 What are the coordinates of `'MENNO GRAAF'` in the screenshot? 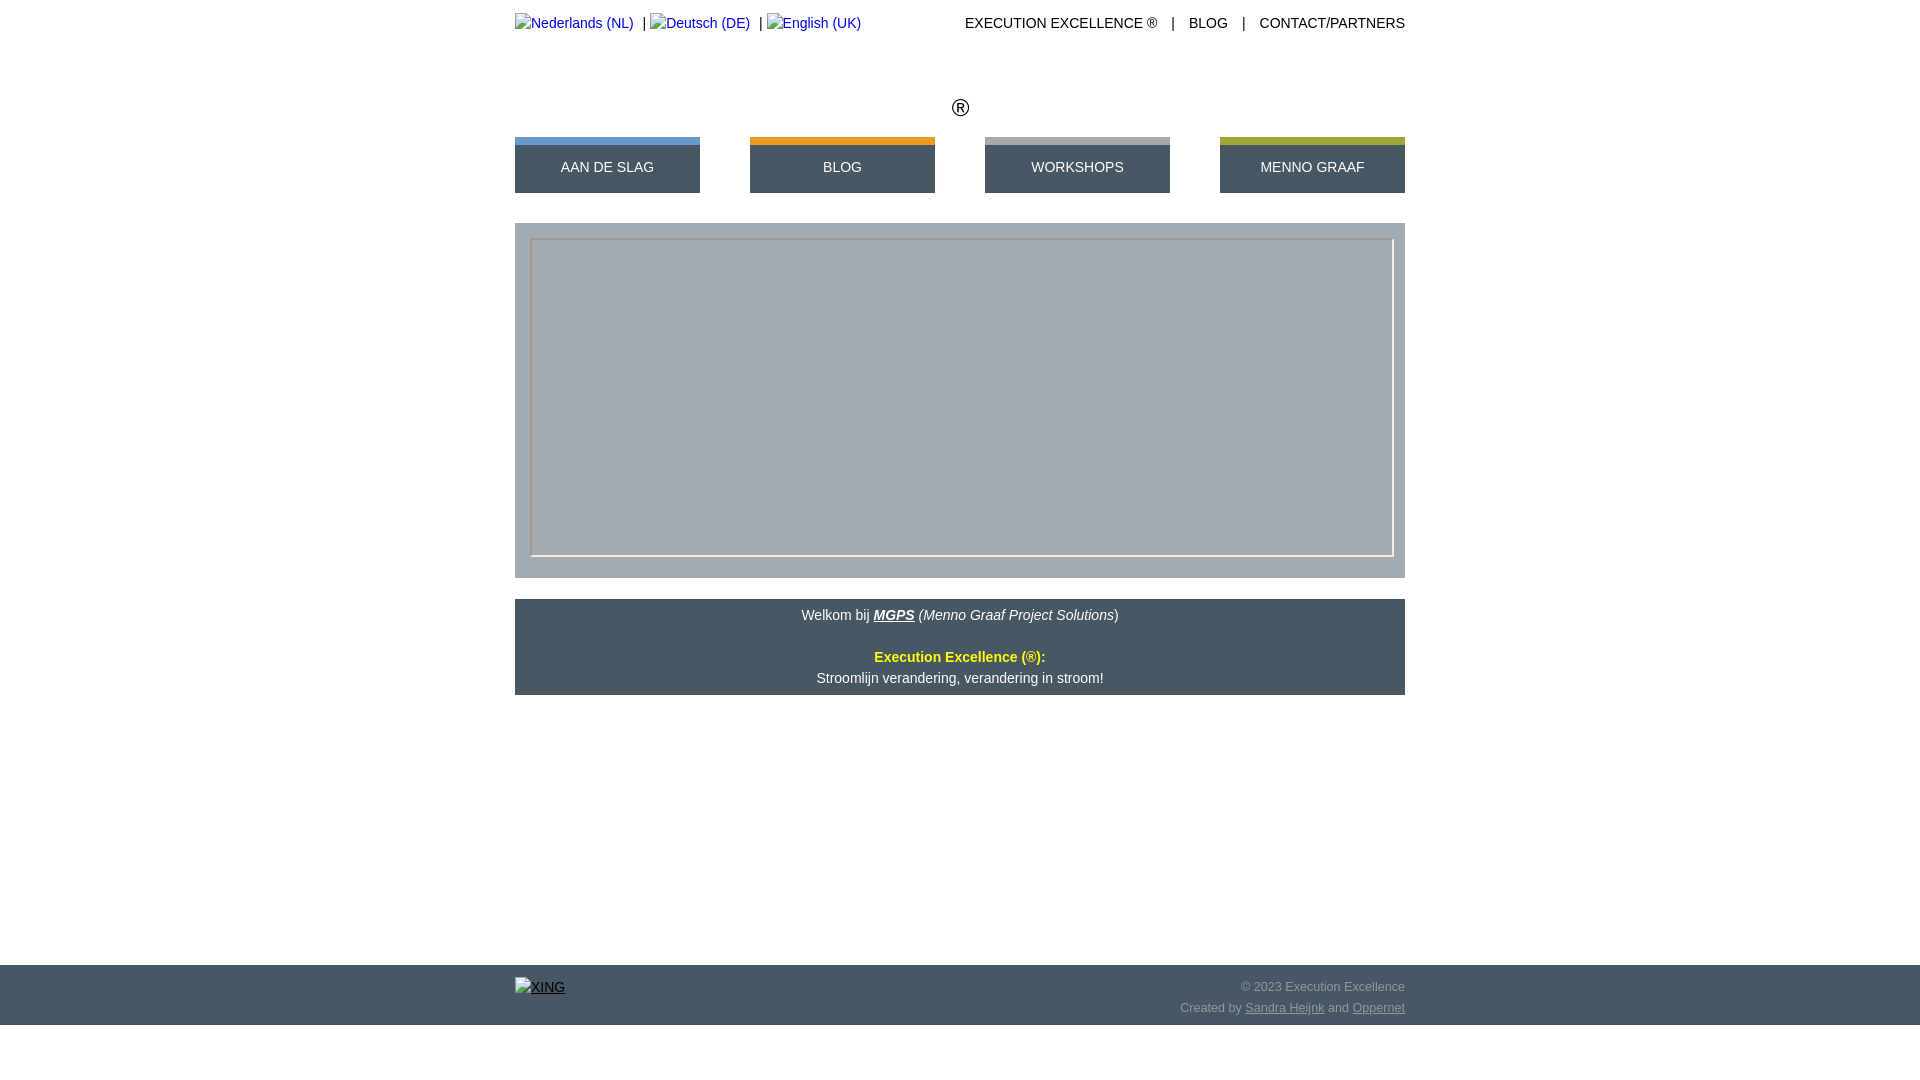 It's located at (1312, 168).